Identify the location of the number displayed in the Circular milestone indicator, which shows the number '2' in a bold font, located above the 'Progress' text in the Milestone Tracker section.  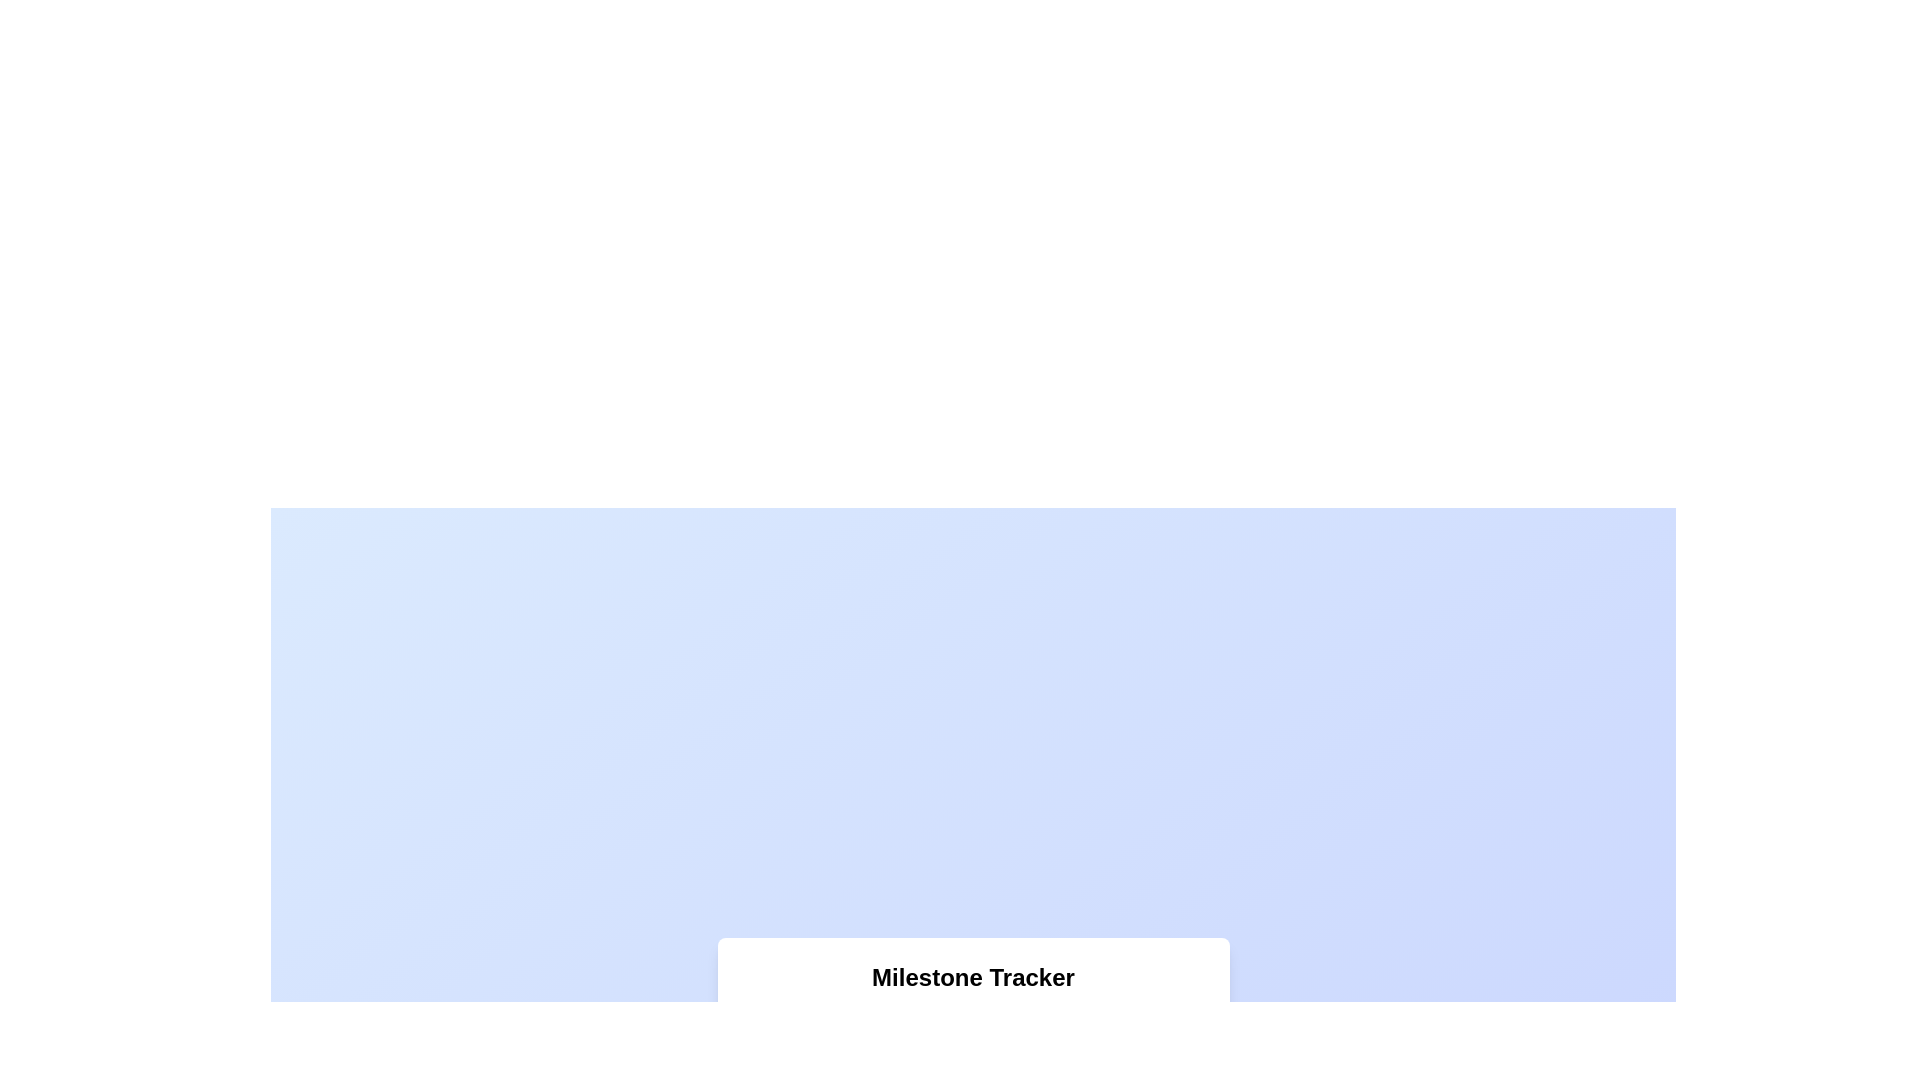
(887, 1026).